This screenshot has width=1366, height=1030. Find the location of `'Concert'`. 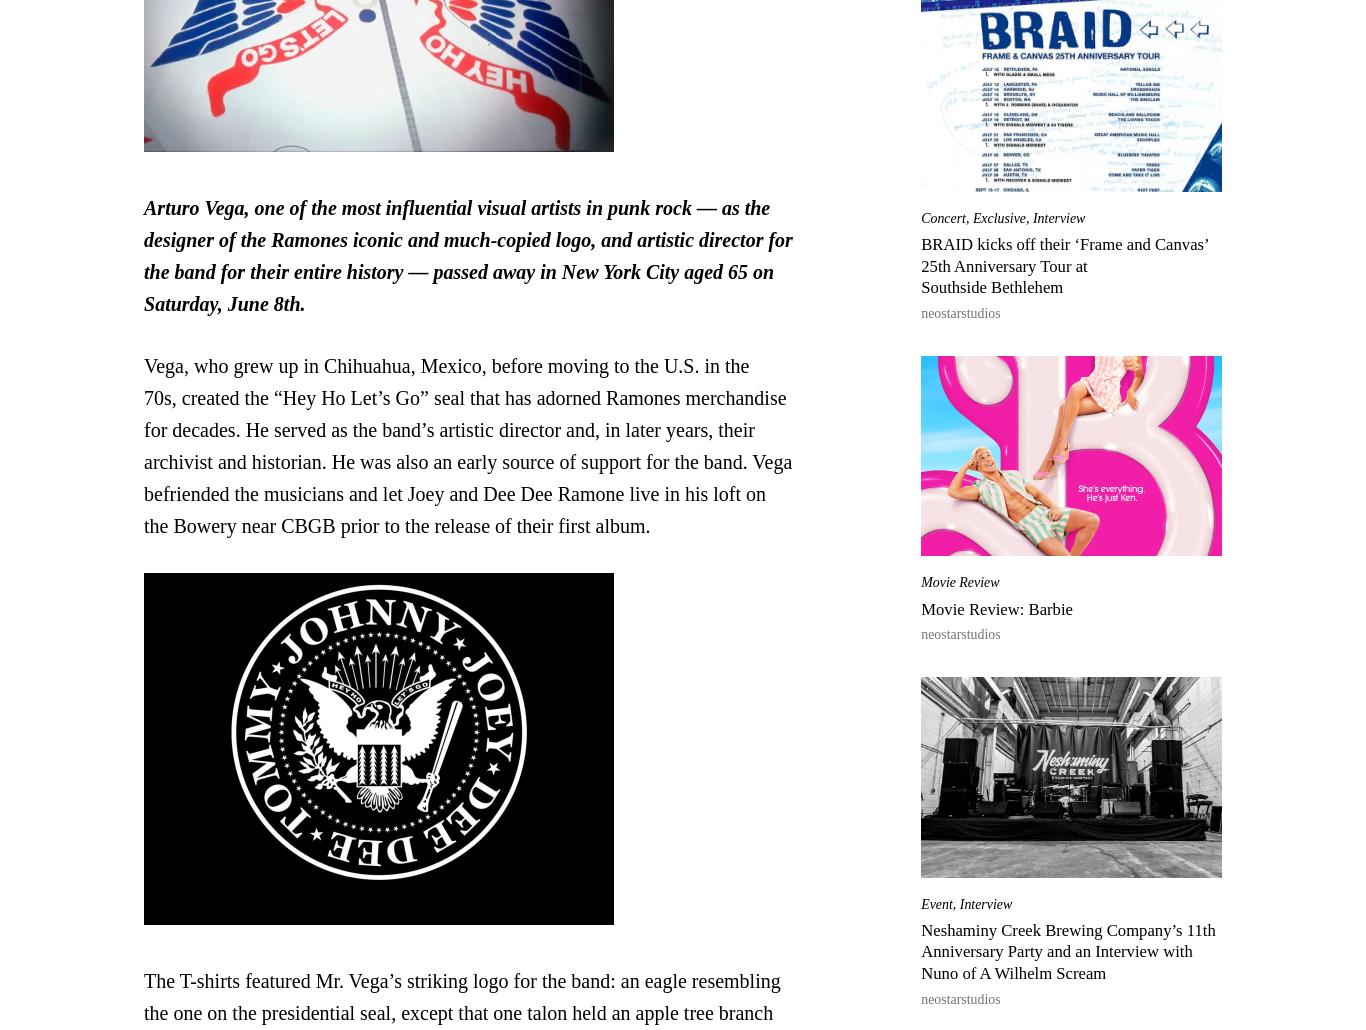

'Concert' is located at coordinates (942, 217).